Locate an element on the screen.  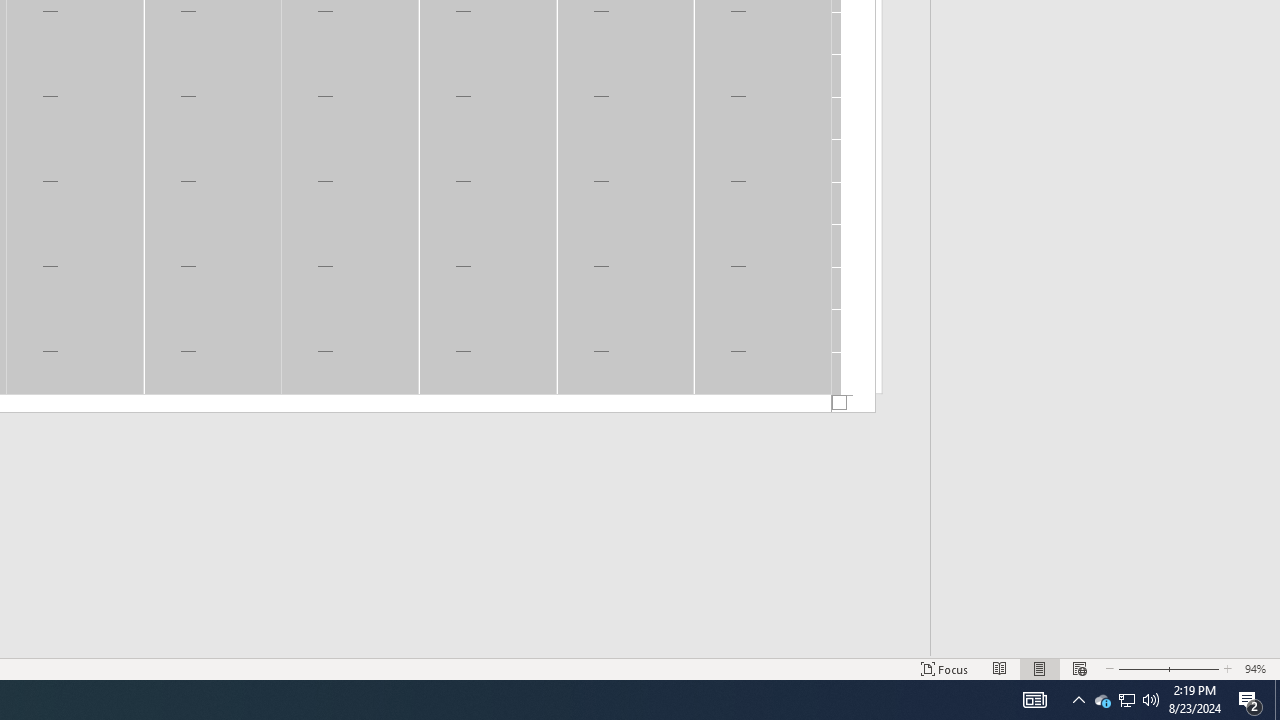
'Zoom Out' is located at coordinates (1141, 669).